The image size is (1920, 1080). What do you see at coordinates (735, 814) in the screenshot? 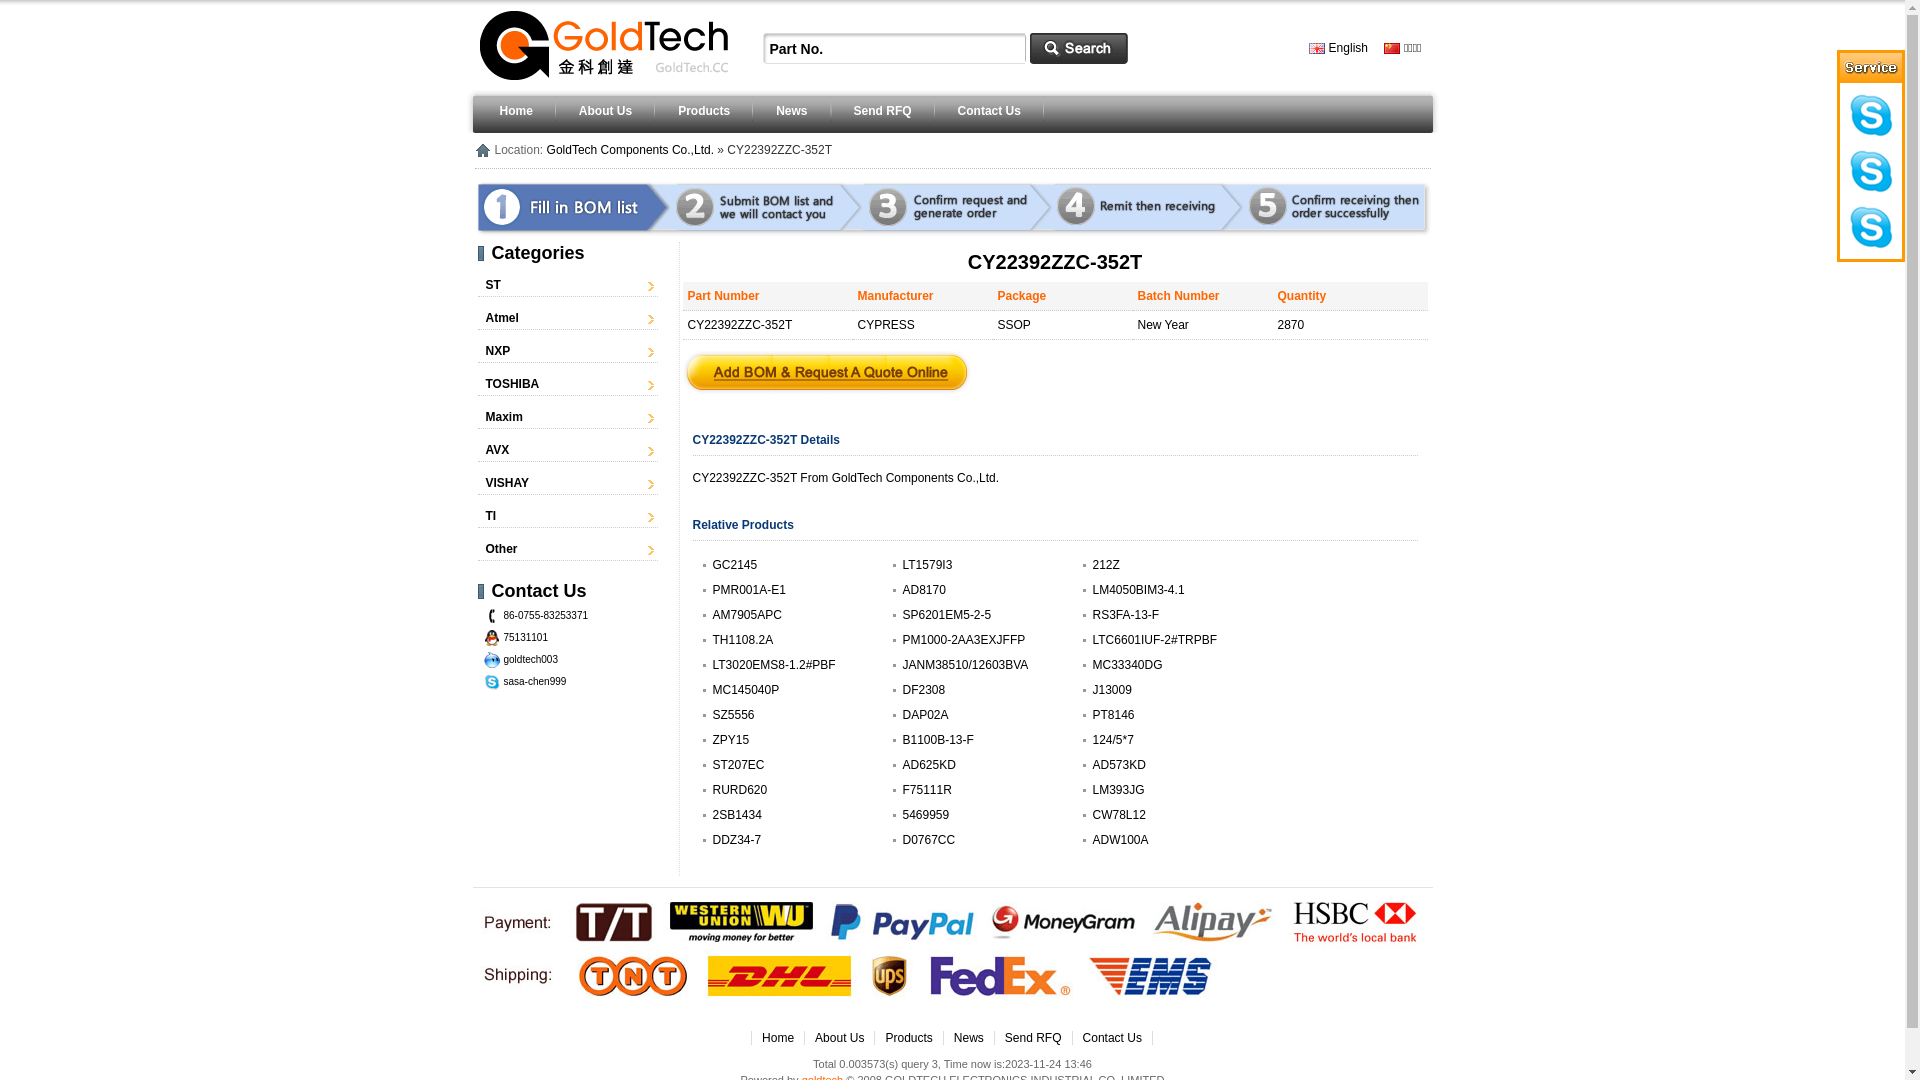
I see `'2SB1434'` at bounding box center [735, 814].